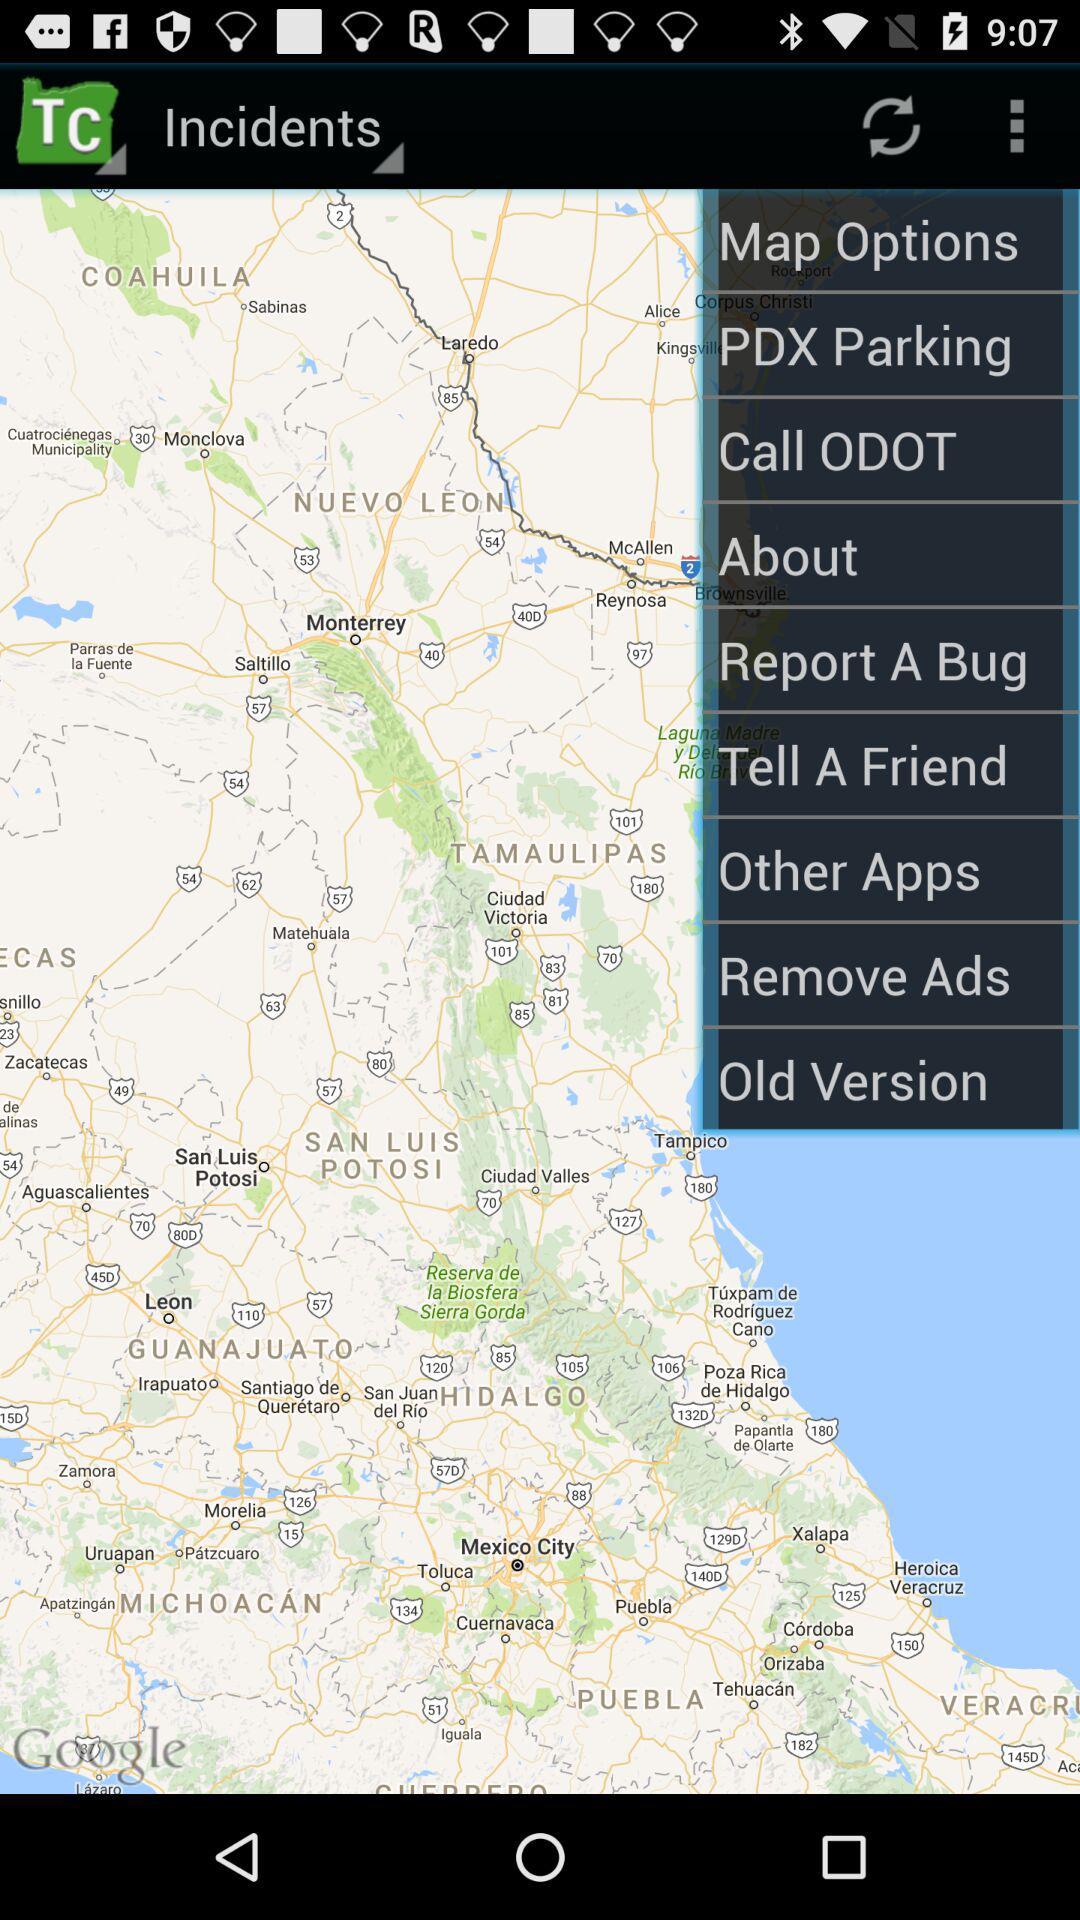  I want to click on map options, so click(889, 239).